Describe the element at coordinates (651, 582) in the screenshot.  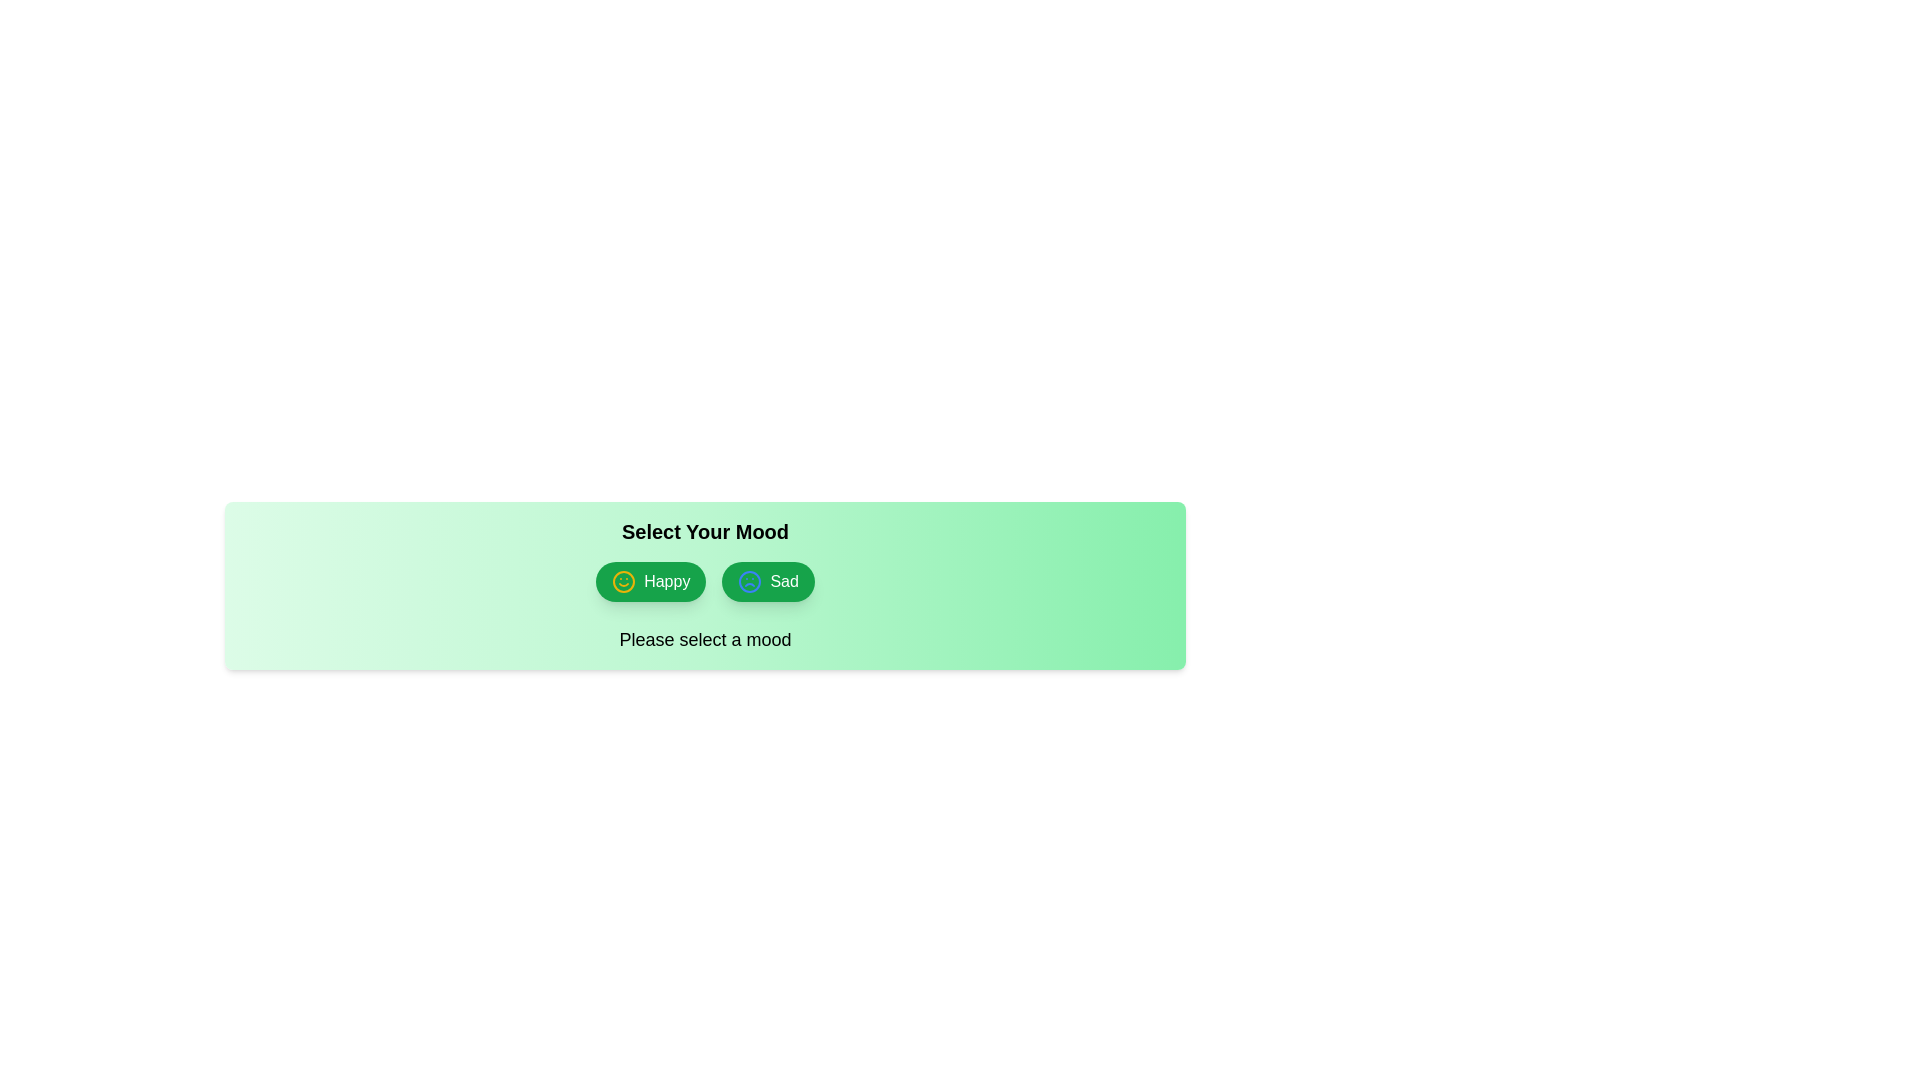
I see `the mood button corresponding to Happy` at that location.